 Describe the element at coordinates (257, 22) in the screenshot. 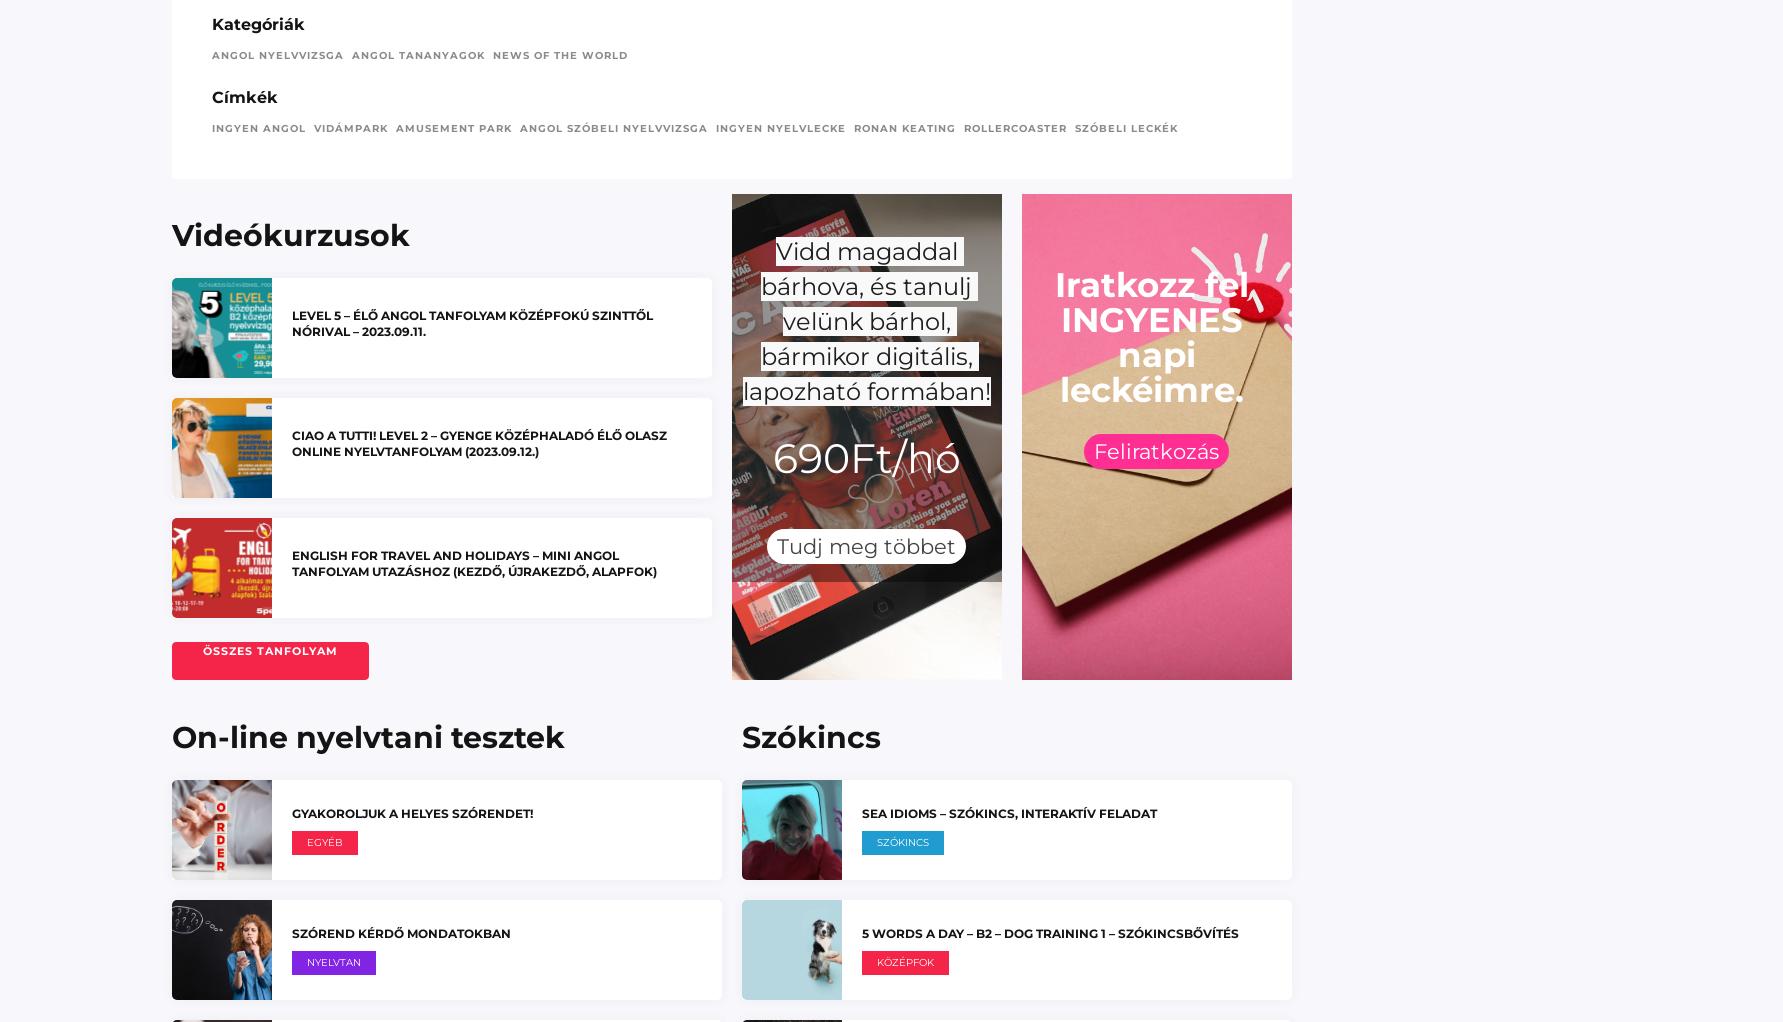

I see `'Kategóriák'` at that location.